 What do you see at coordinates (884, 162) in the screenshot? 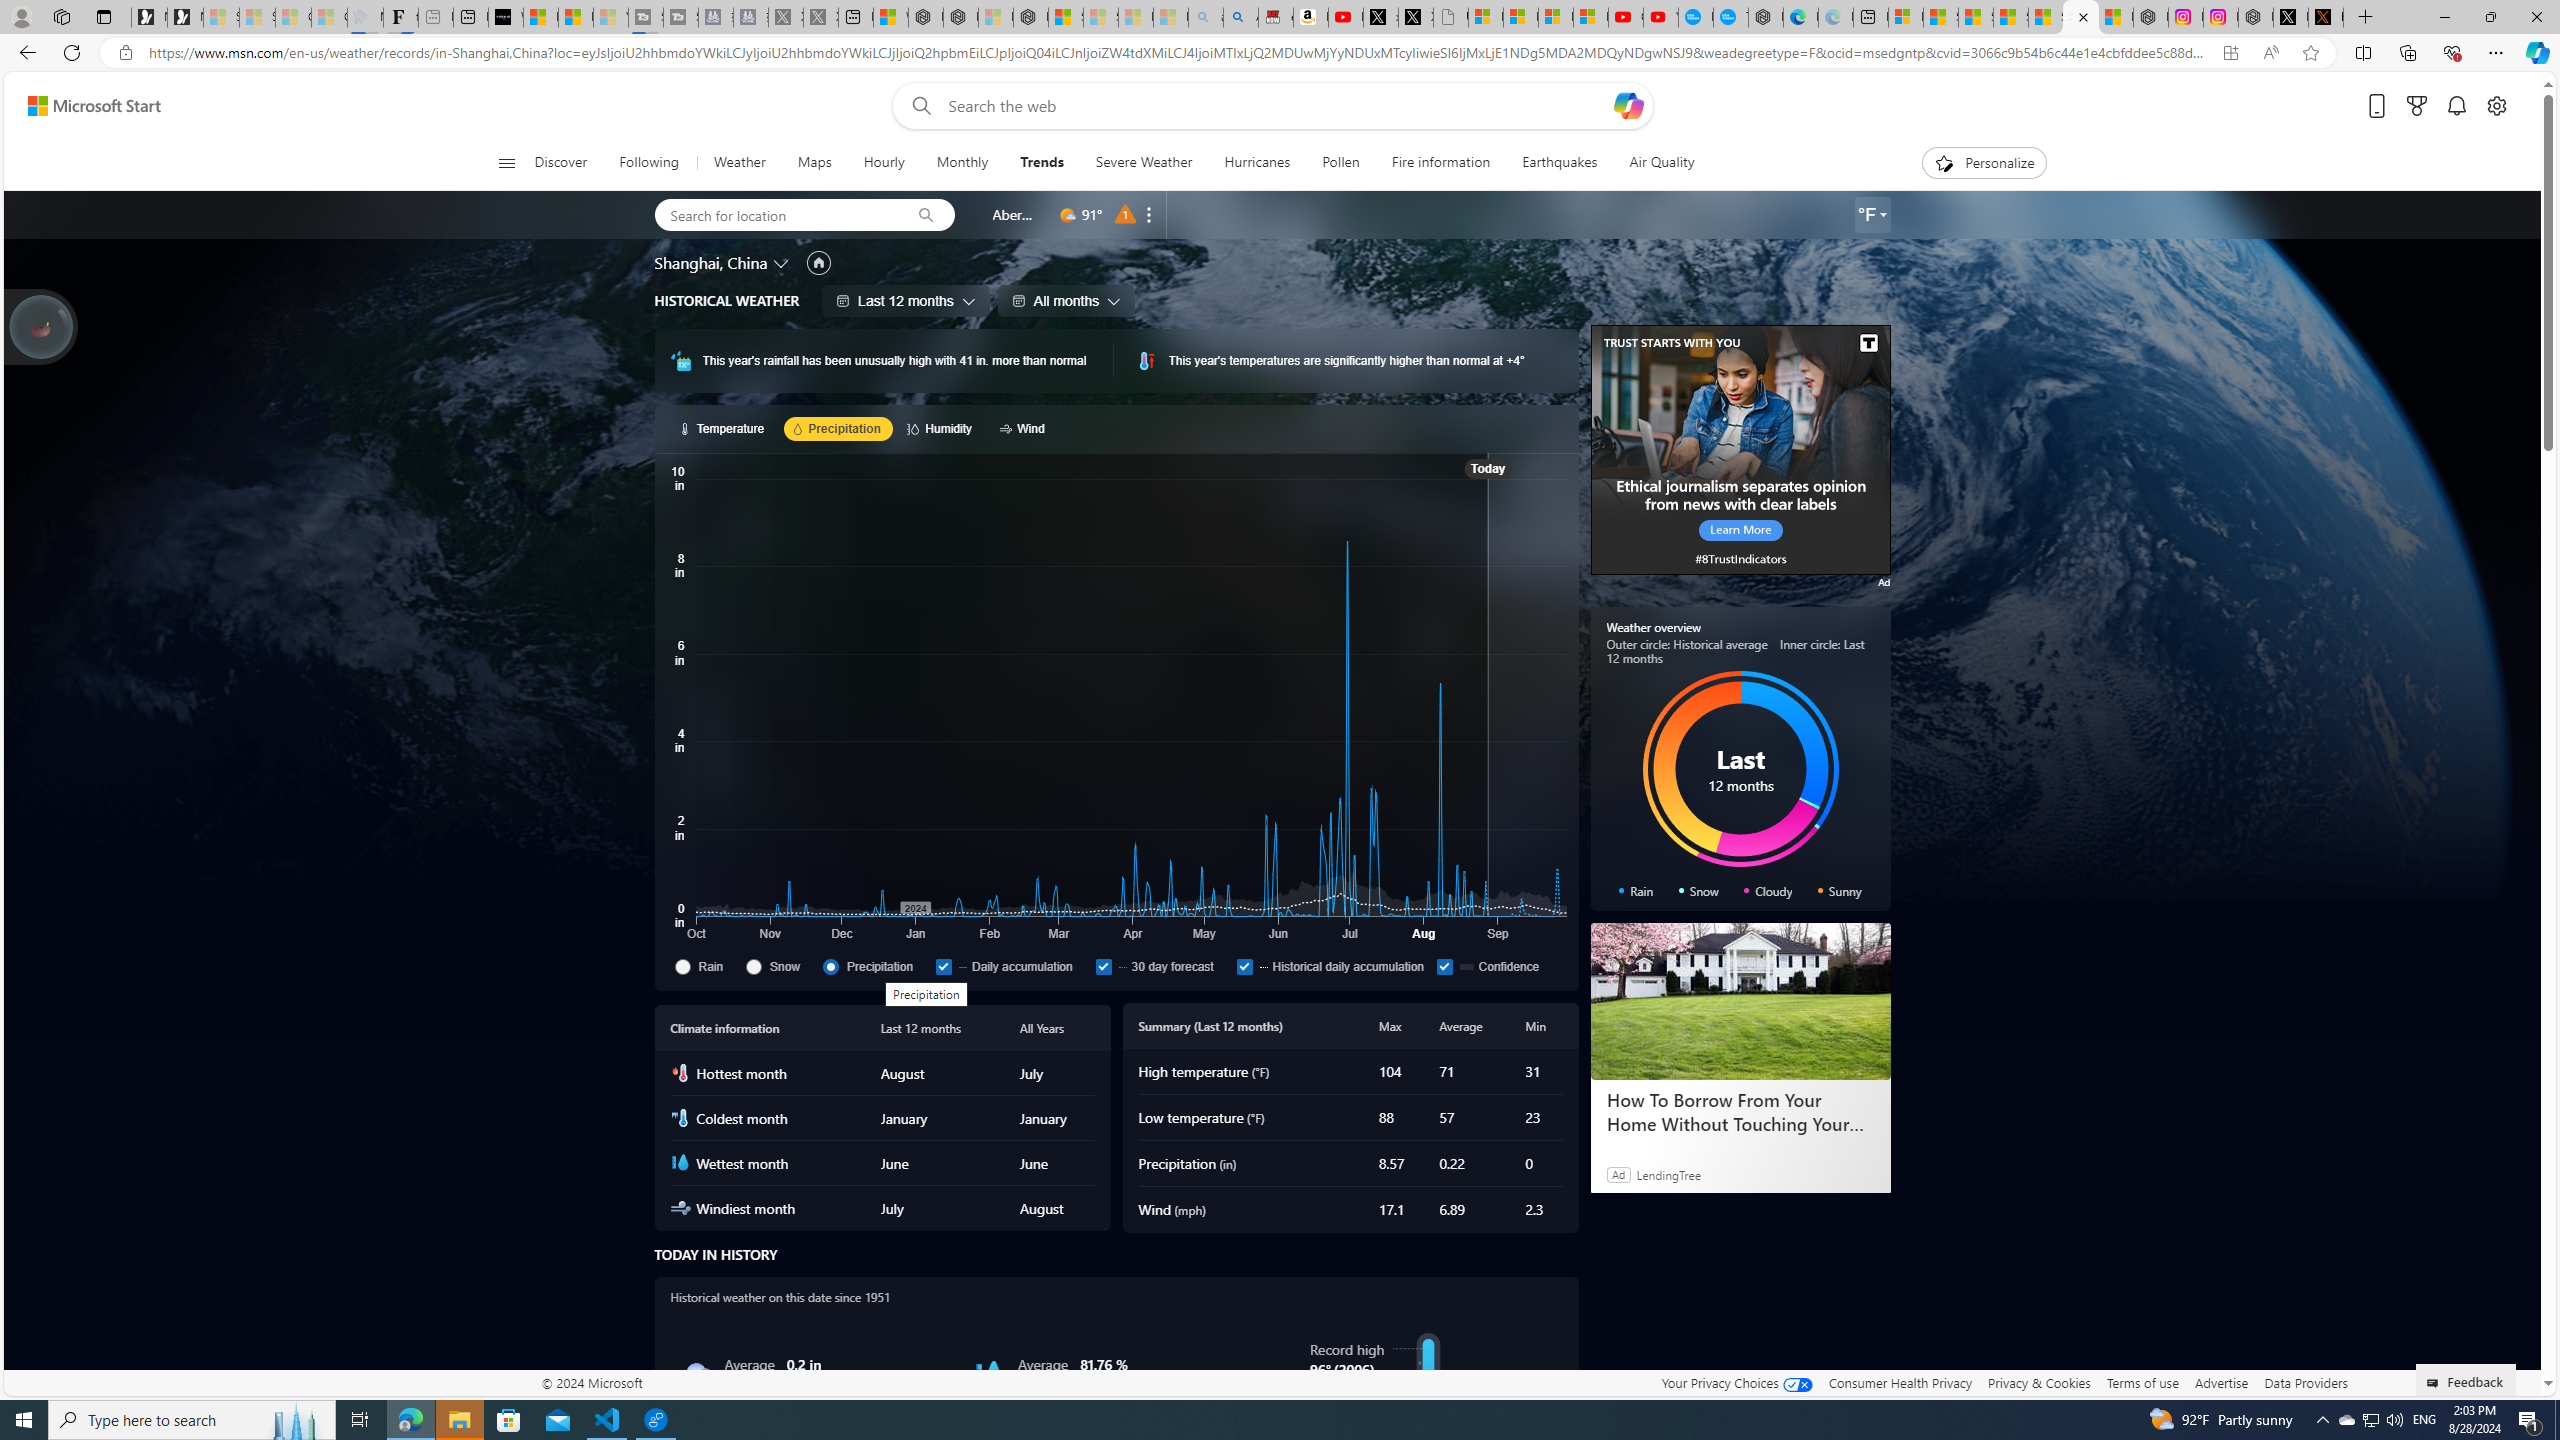
I see `'Hourly'` at bounding box center [884, 162].